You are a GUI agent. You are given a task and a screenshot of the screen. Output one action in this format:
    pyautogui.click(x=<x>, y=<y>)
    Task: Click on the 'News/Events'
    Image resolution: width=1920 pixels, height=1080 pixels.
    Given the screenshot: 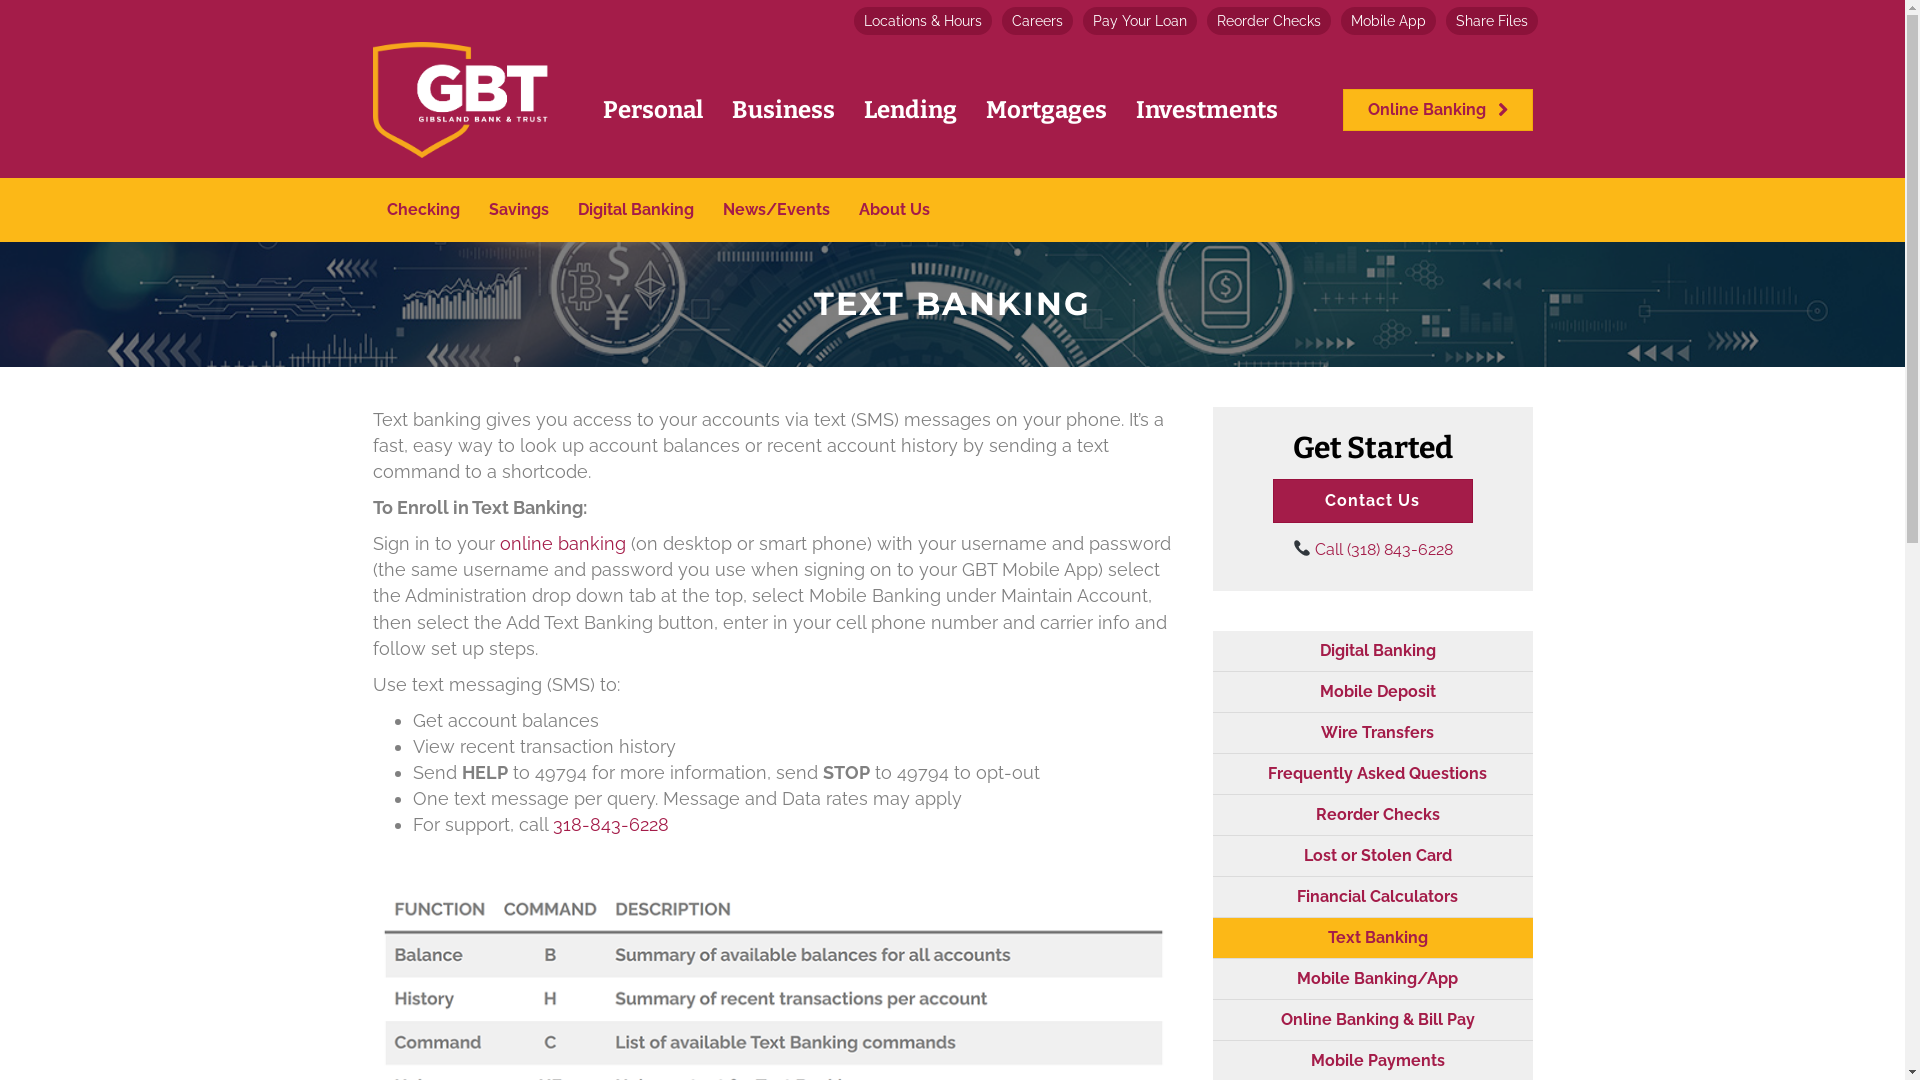 What is the action you would take?
    pyautogui.click(x=774, y=209)
    